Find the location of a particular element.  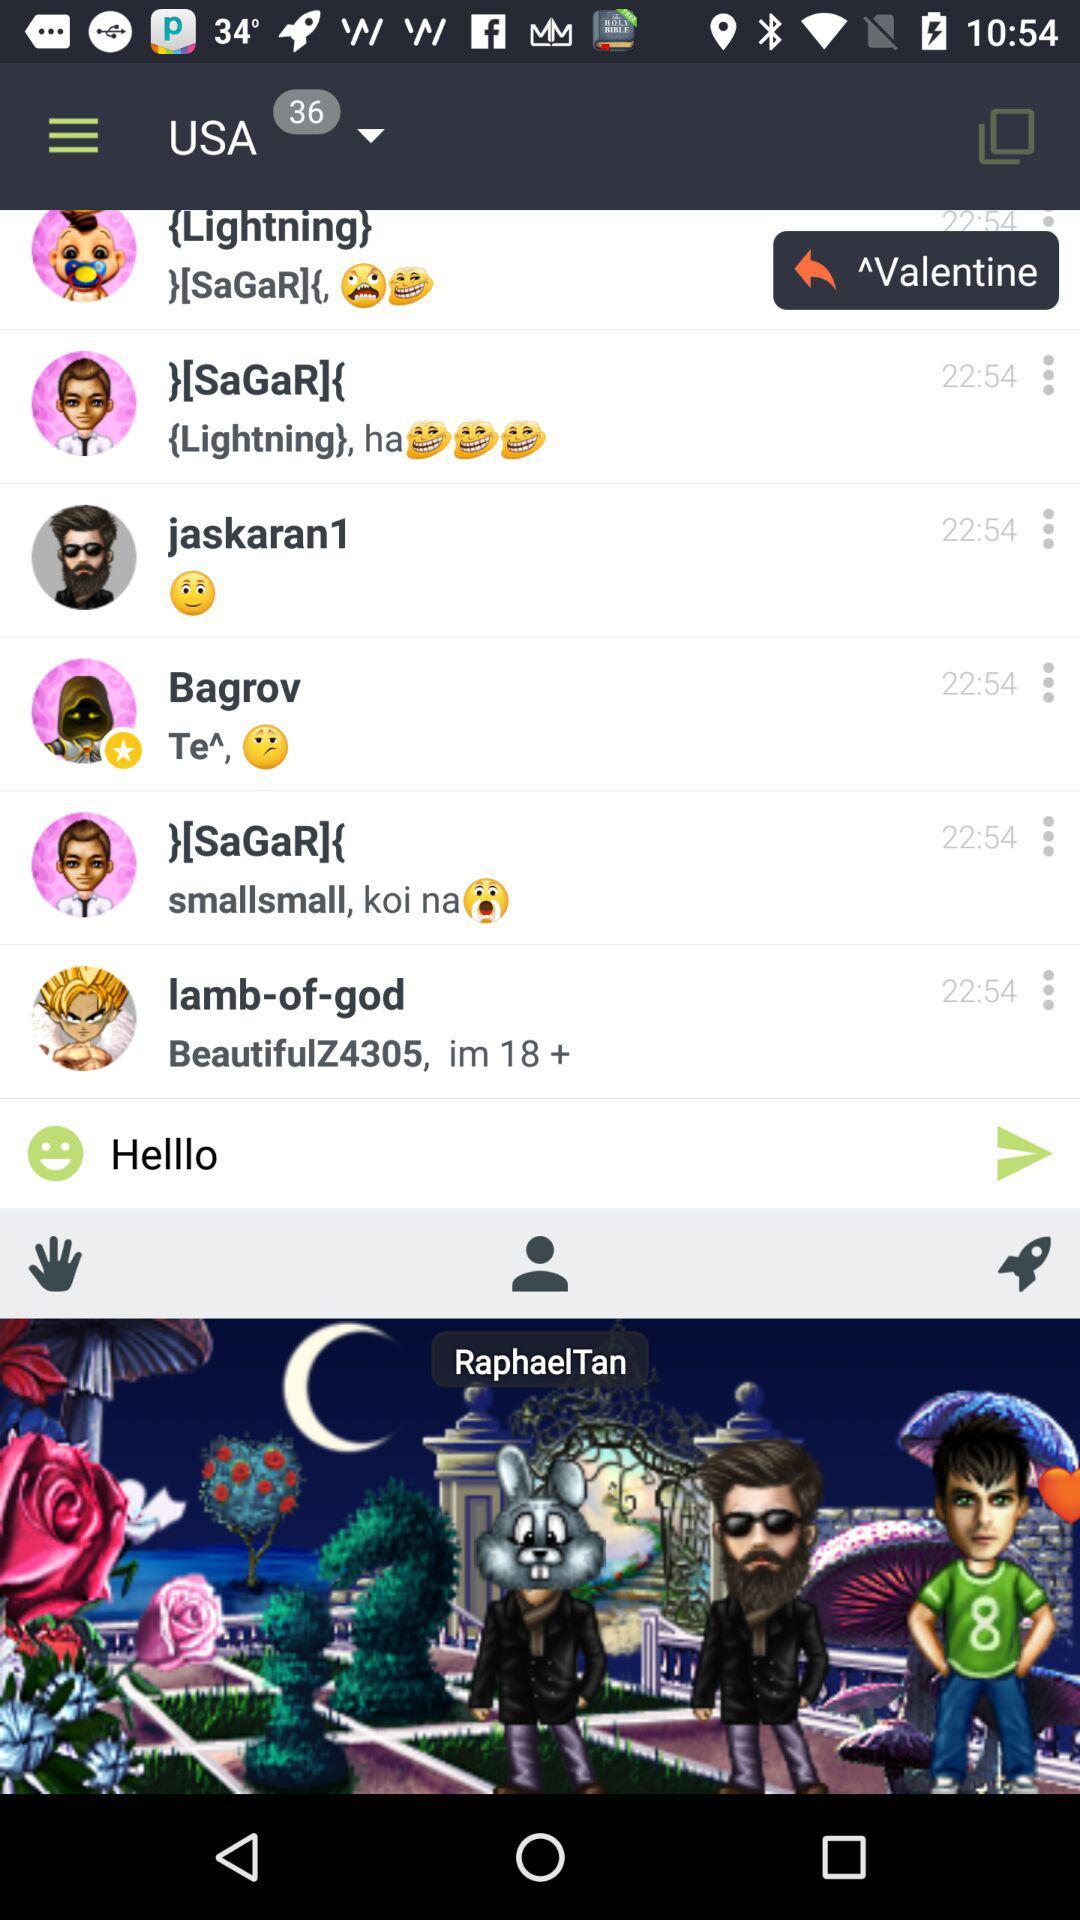

the icon below beautifulz4305,  im 18 + icon is located at coordinates (1024, 1153).